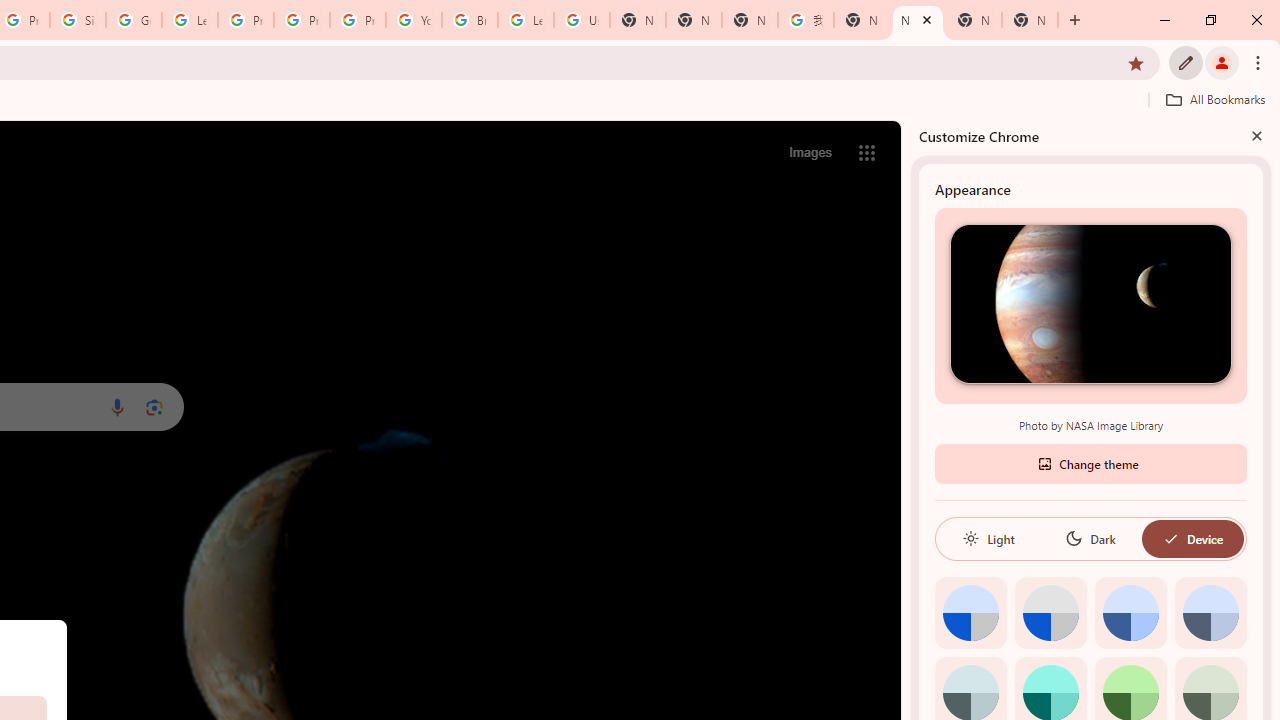 This screenshot has width=1280, height=720. What do you see at coordinates (1130, 611) in the screenshot?
I see `'Blue'` at bounding box center [1130, 611].